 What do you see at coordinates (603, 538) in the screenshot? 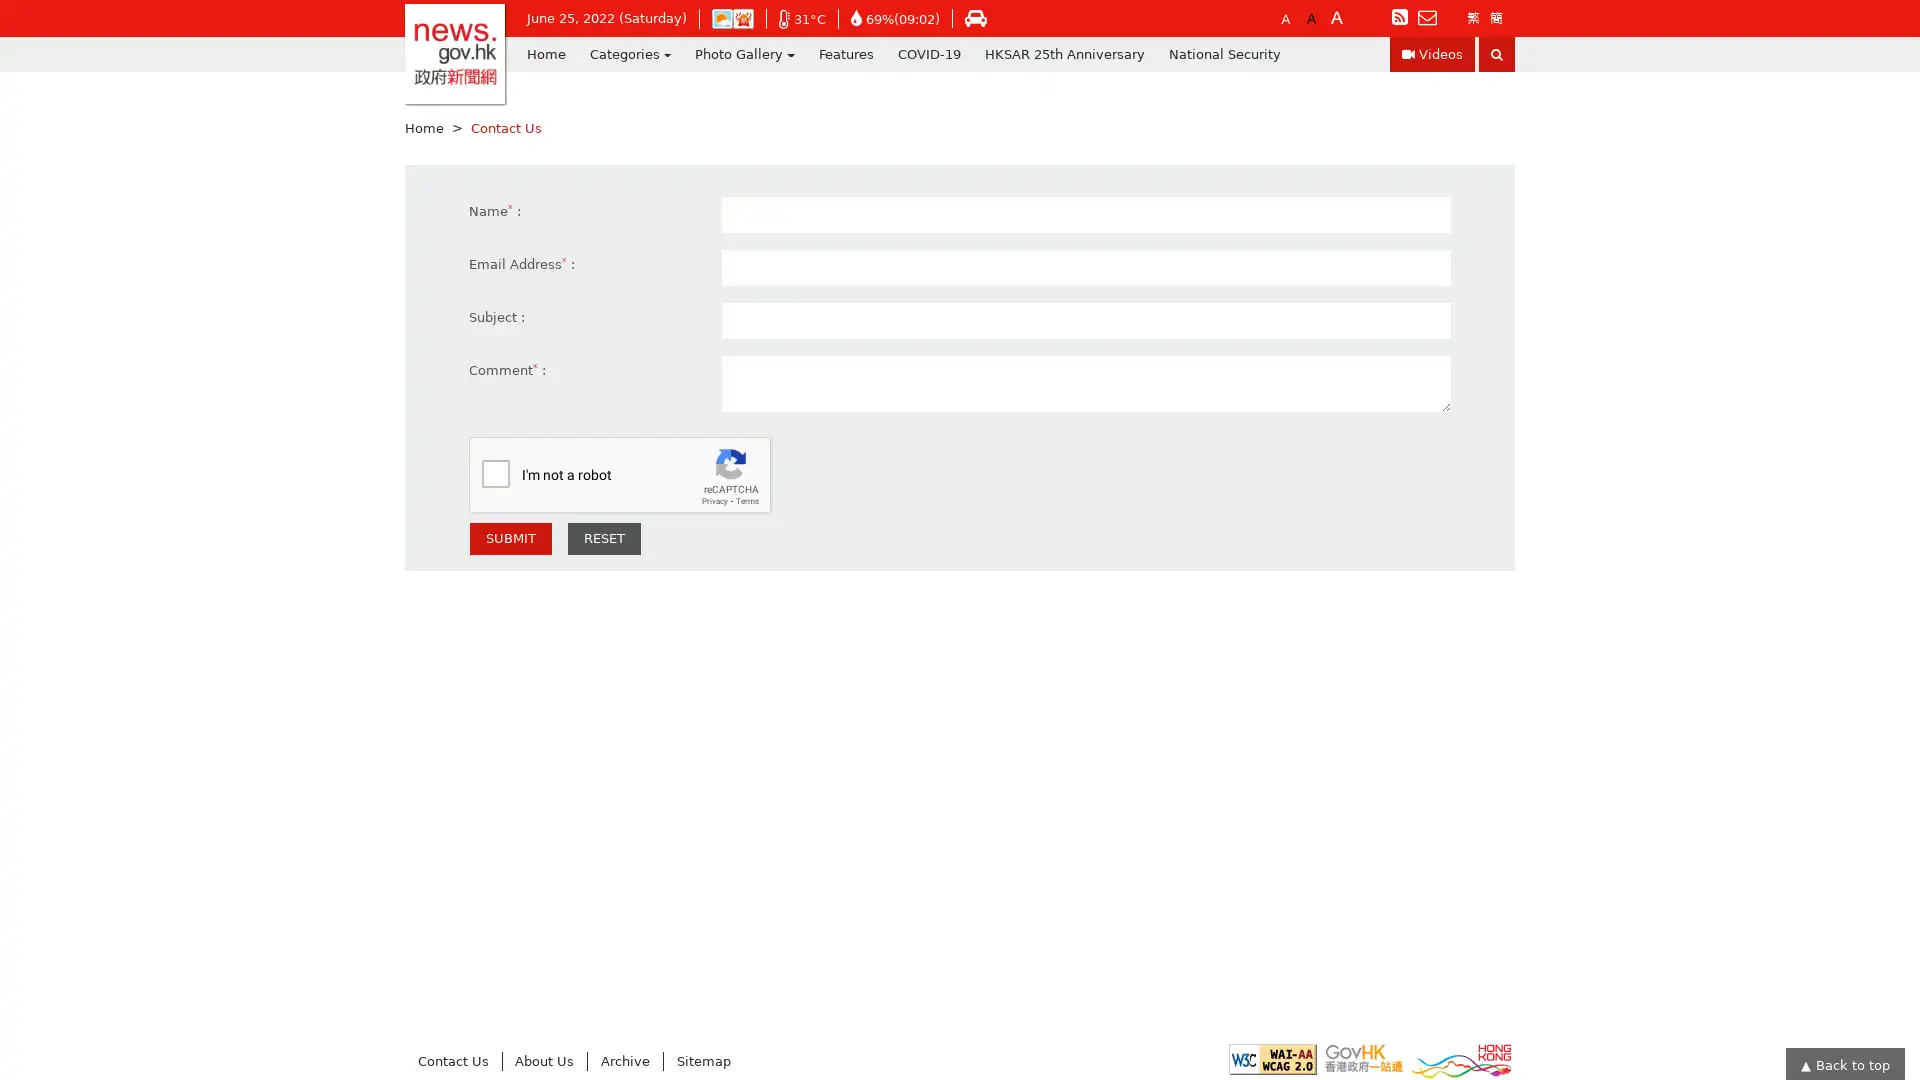
I see `RESET` at bounding box center [603, 538].